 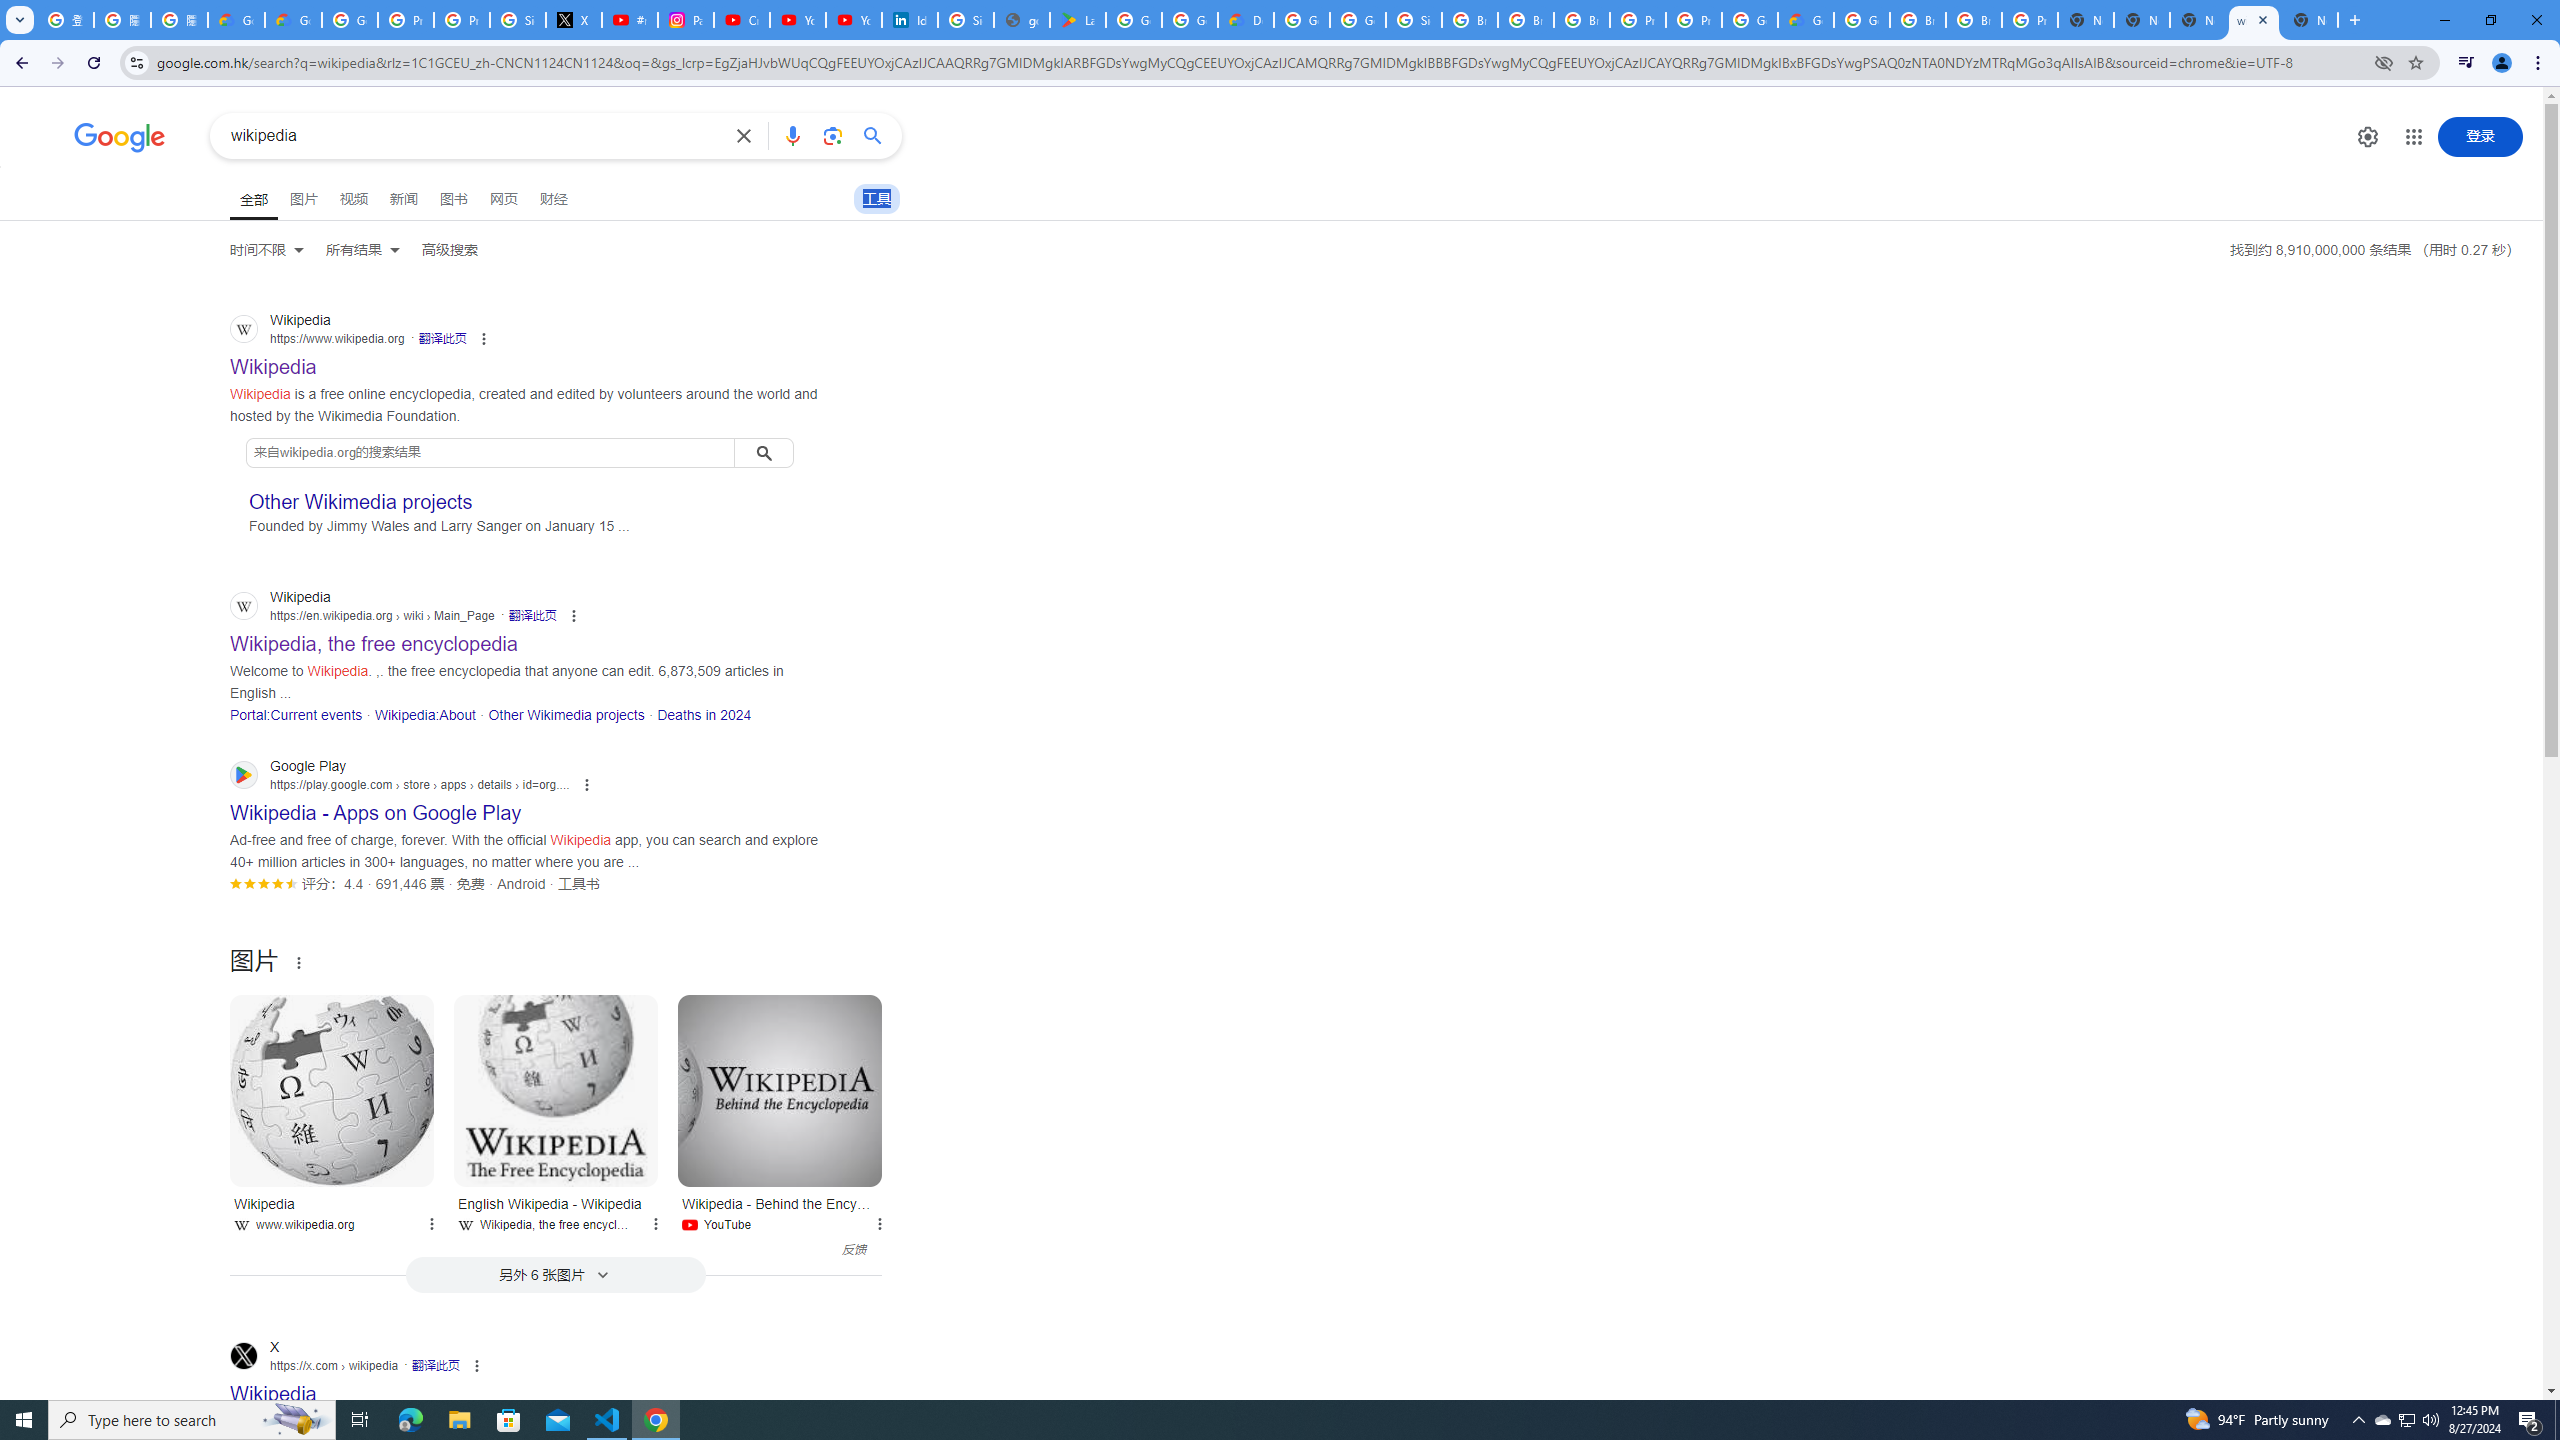 I want to click on 'Wikipedia www.wikipedia.org', so click(x=331, y=1210).